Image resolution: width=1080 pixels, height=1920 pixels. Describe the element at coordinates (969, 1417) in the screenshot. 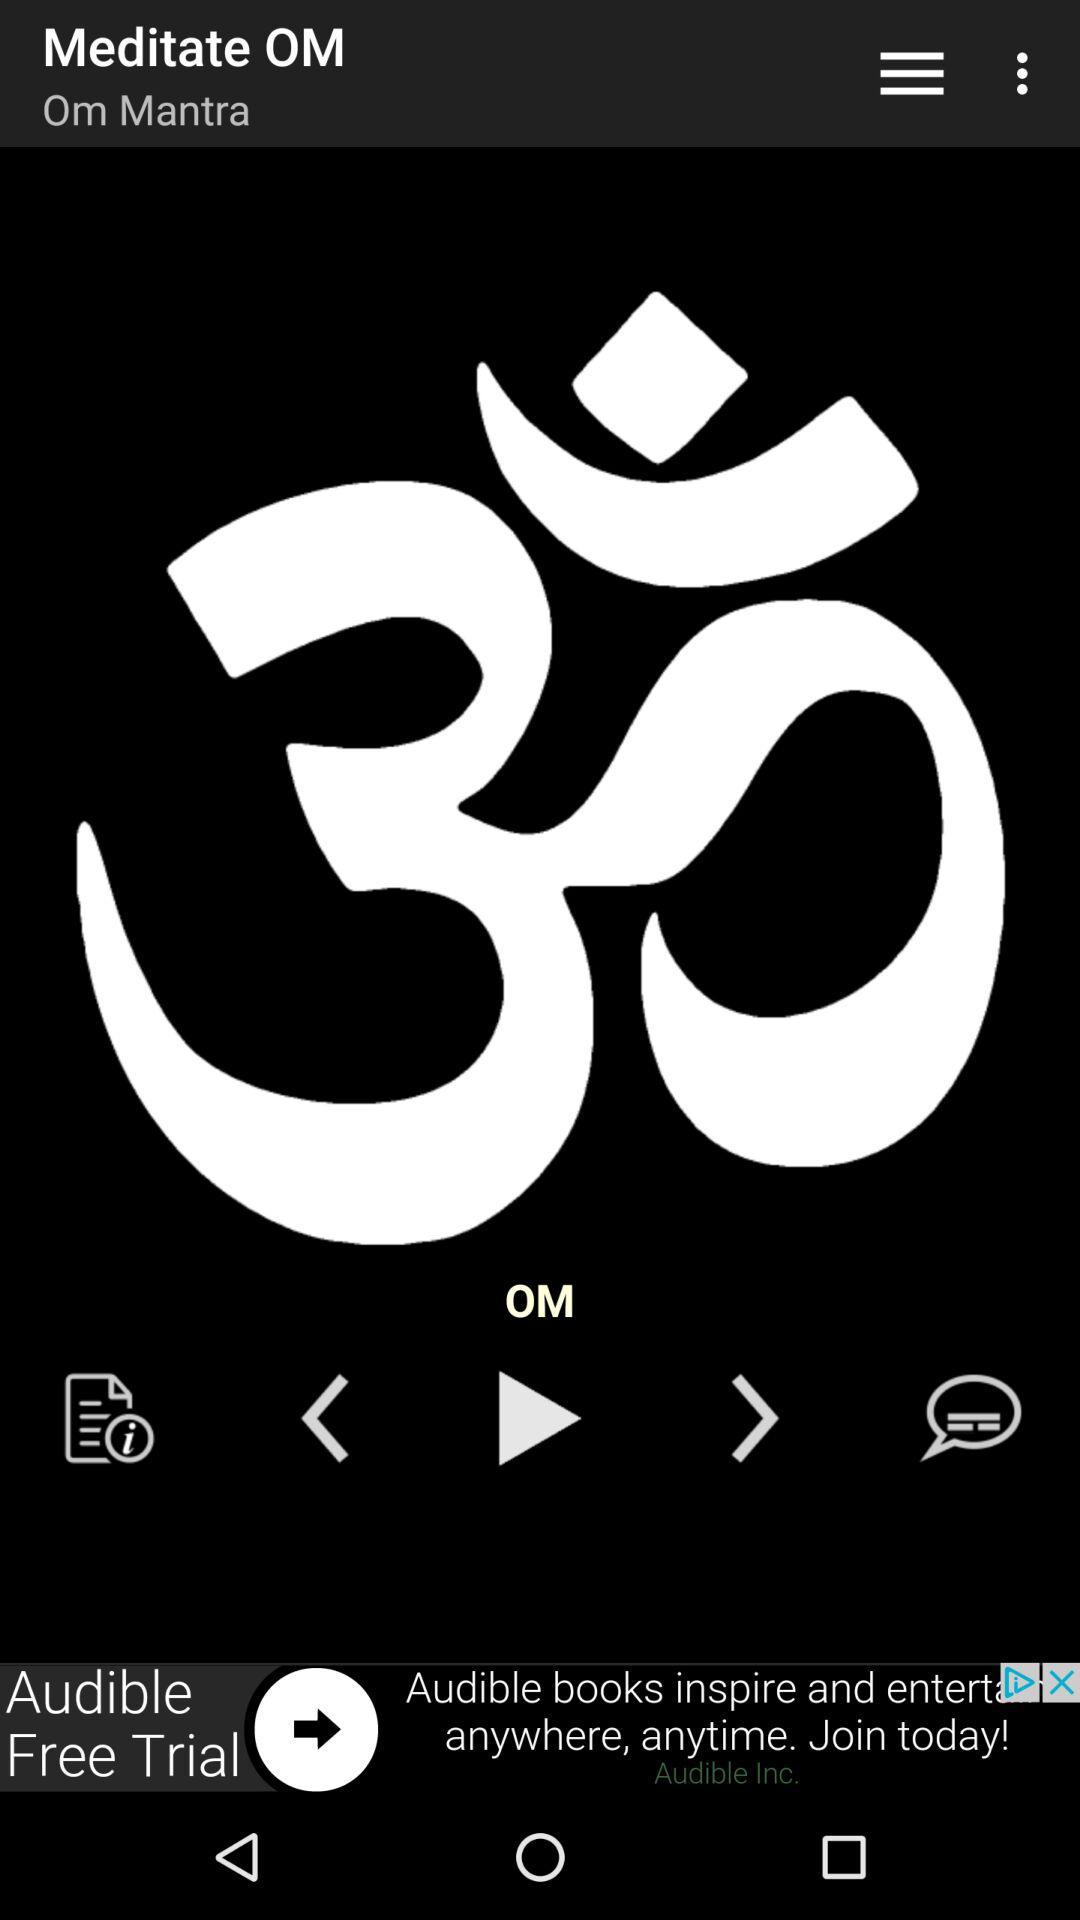

I see `message` at that location.